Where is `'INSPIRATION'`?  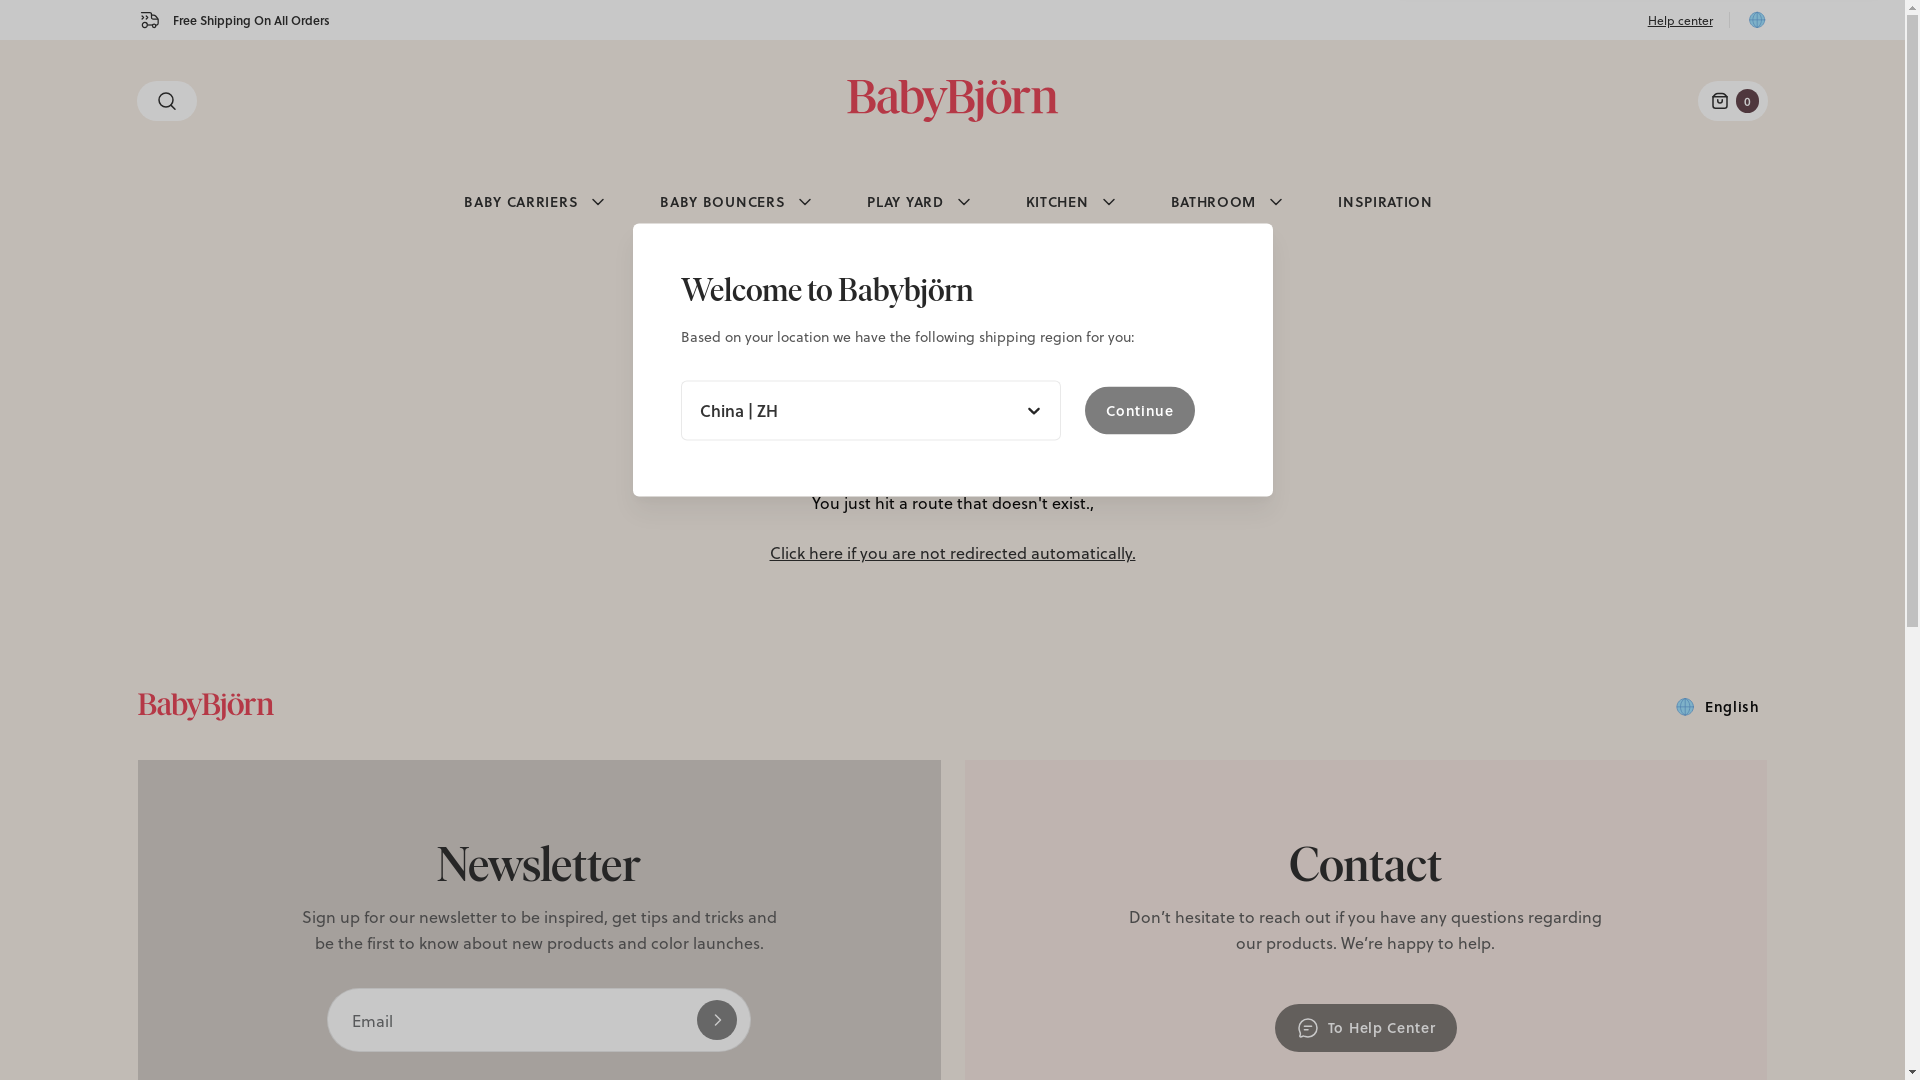
'INSPIRATION' is located at coordinates (1316, 201).